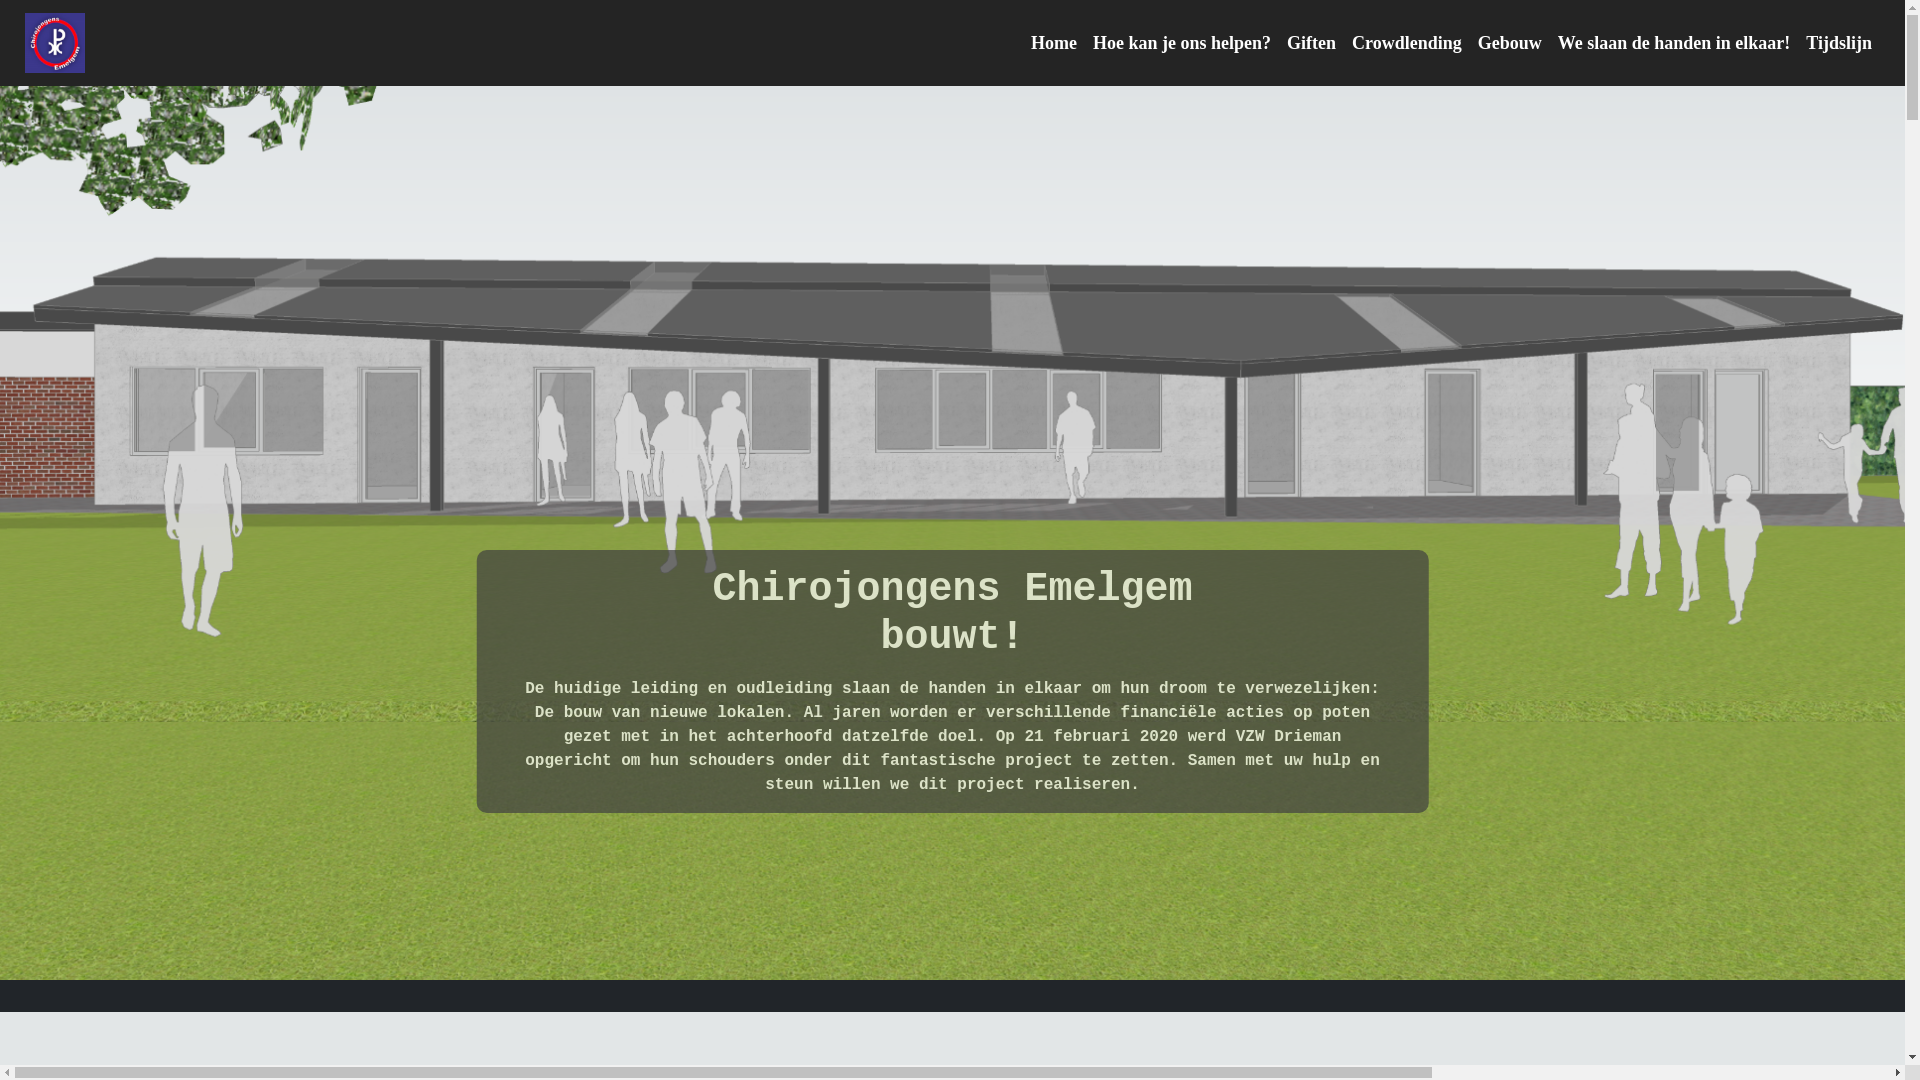 Image resolution: width=1920 pixels, height=1080 pixels. I want to click on 'Crowdlending', so click(1405, 43).